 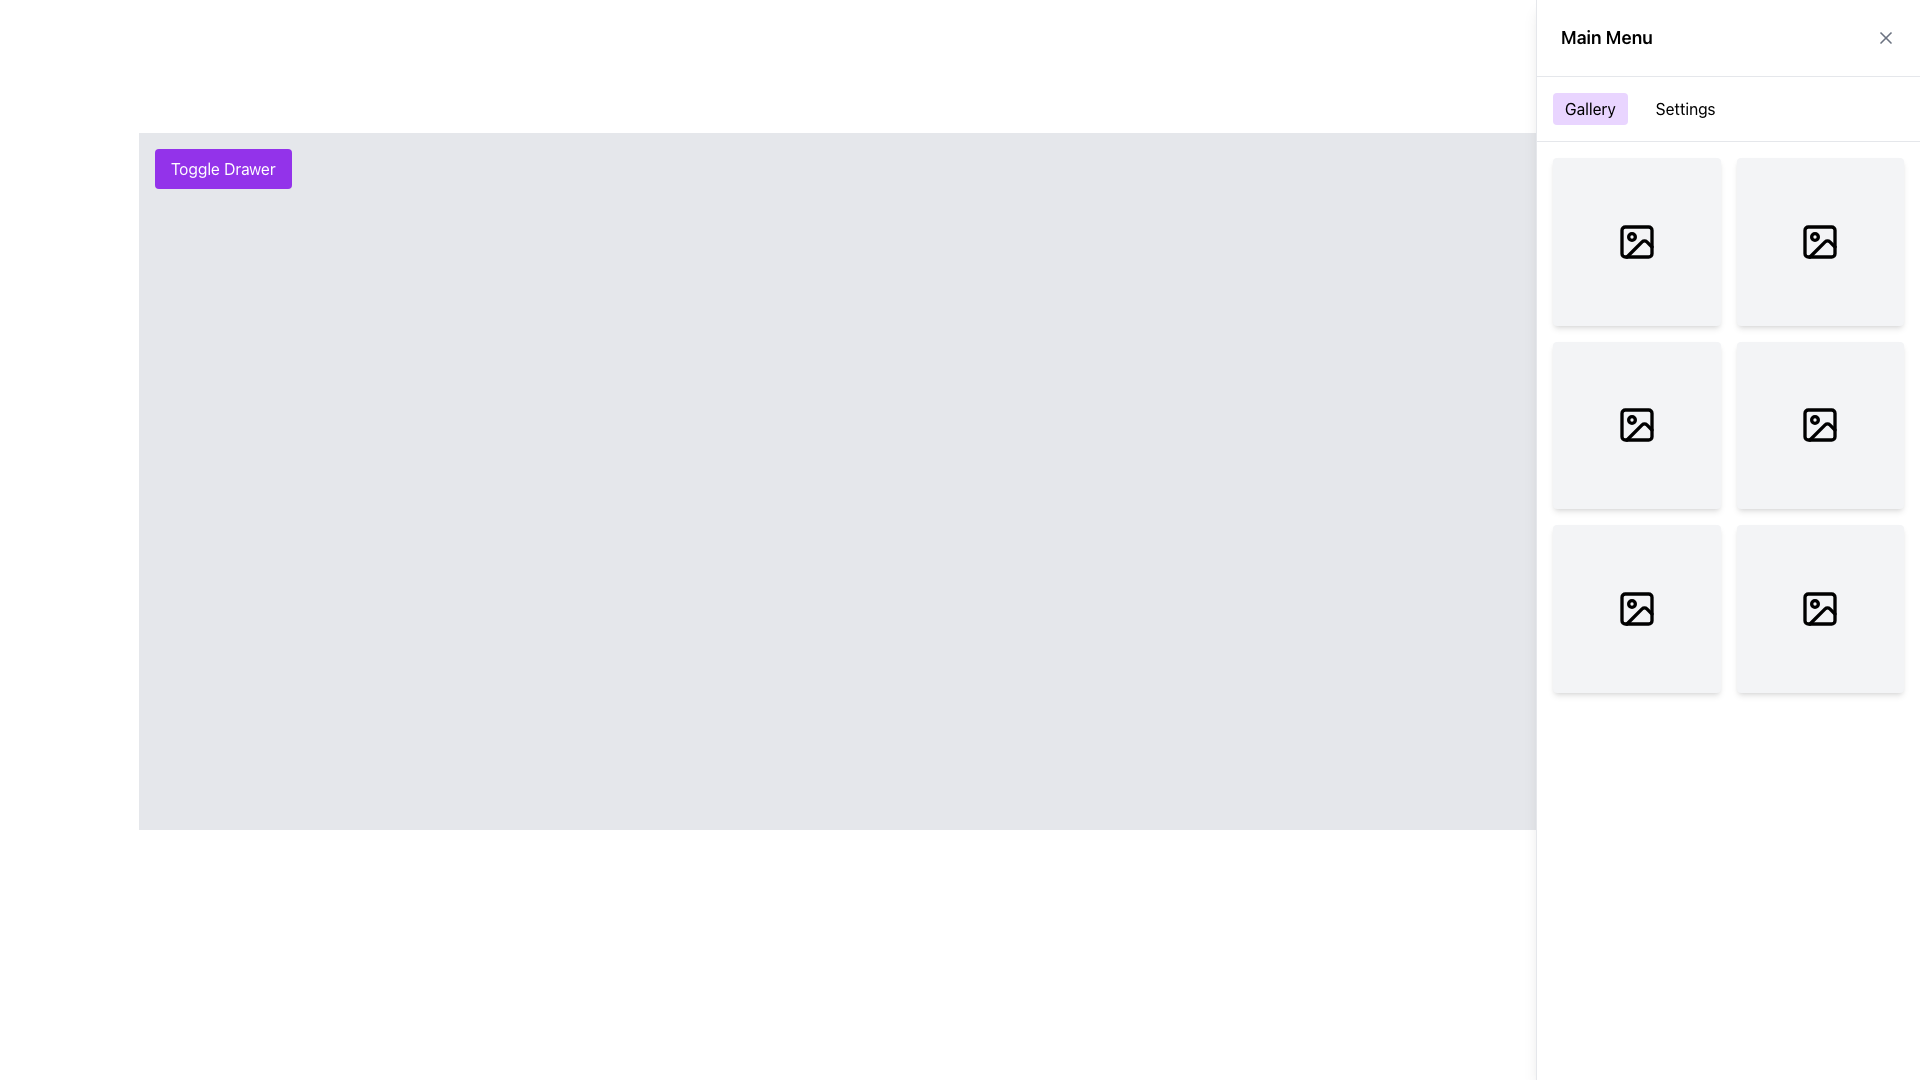 I want to click on the icon representing an image placeholder located in the second row, second column of the gallery section in the main menu, so click(x=1820, y=240).